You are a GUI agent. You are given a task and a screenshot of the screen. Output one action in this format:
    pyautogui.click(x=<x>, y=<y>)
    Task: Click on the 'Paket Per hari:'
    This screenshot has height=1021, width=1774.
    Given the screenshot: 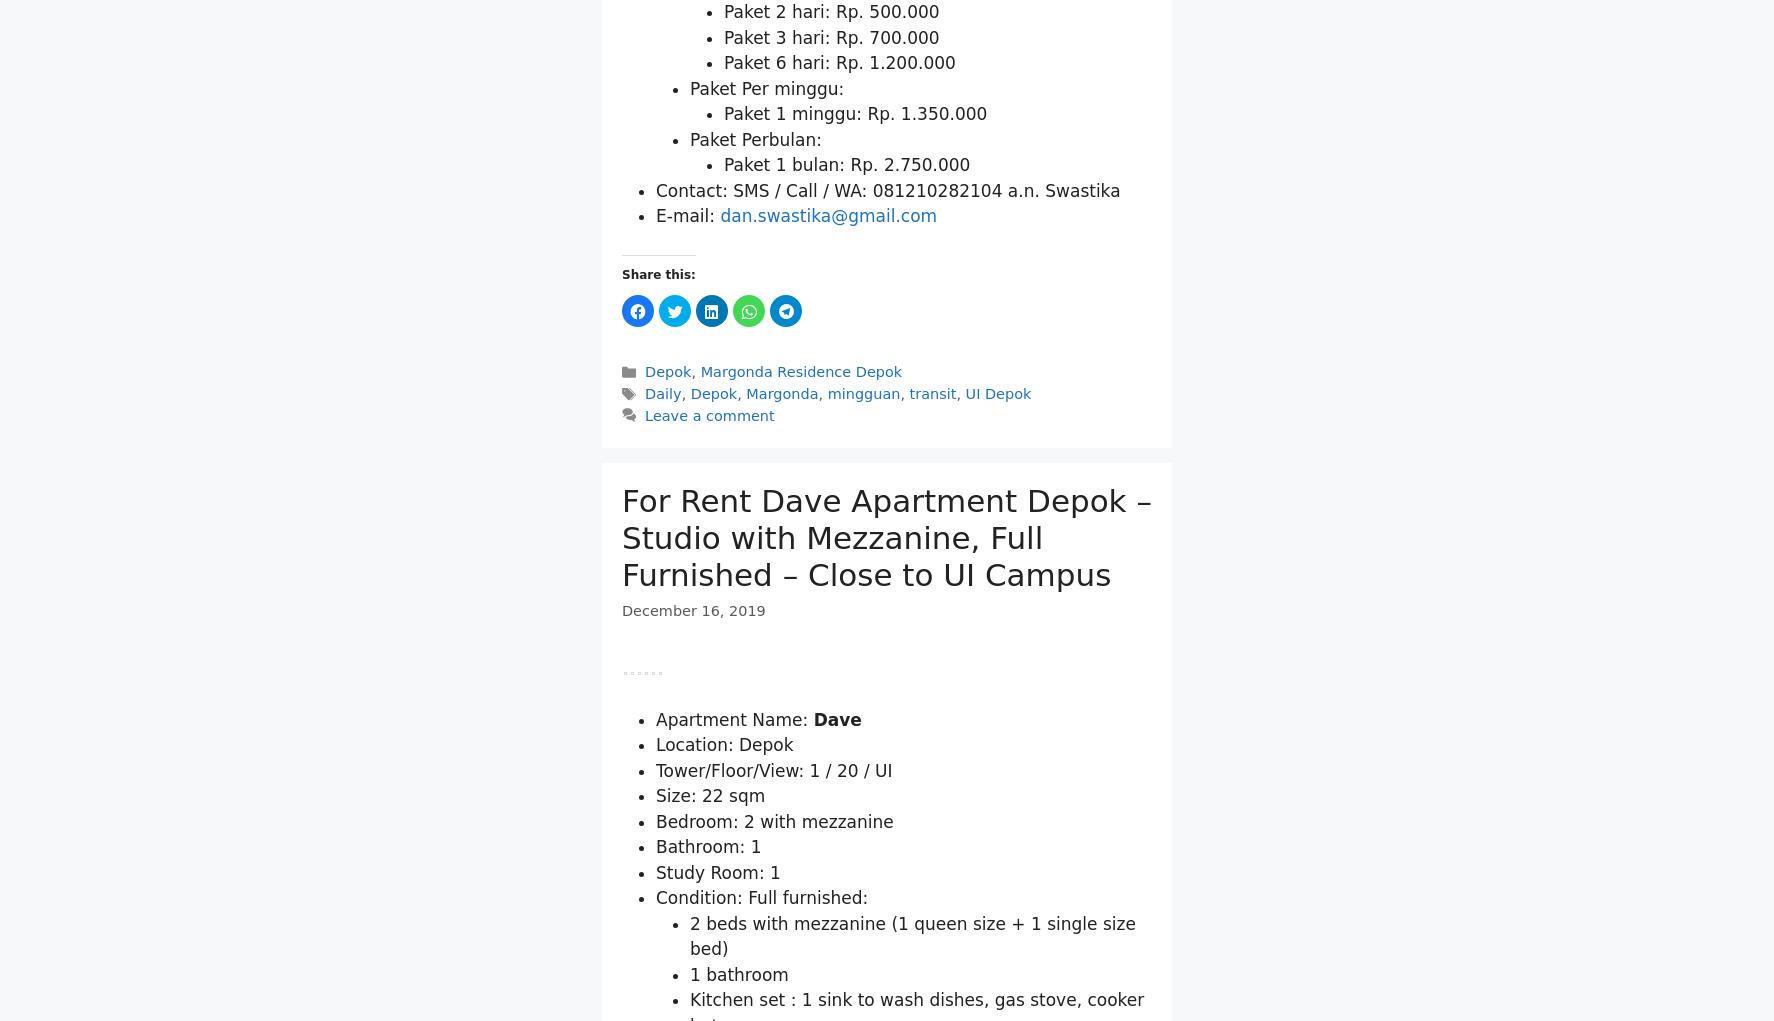 What is the action you would take?
    pyautogui.click(x=749, y=220)
    